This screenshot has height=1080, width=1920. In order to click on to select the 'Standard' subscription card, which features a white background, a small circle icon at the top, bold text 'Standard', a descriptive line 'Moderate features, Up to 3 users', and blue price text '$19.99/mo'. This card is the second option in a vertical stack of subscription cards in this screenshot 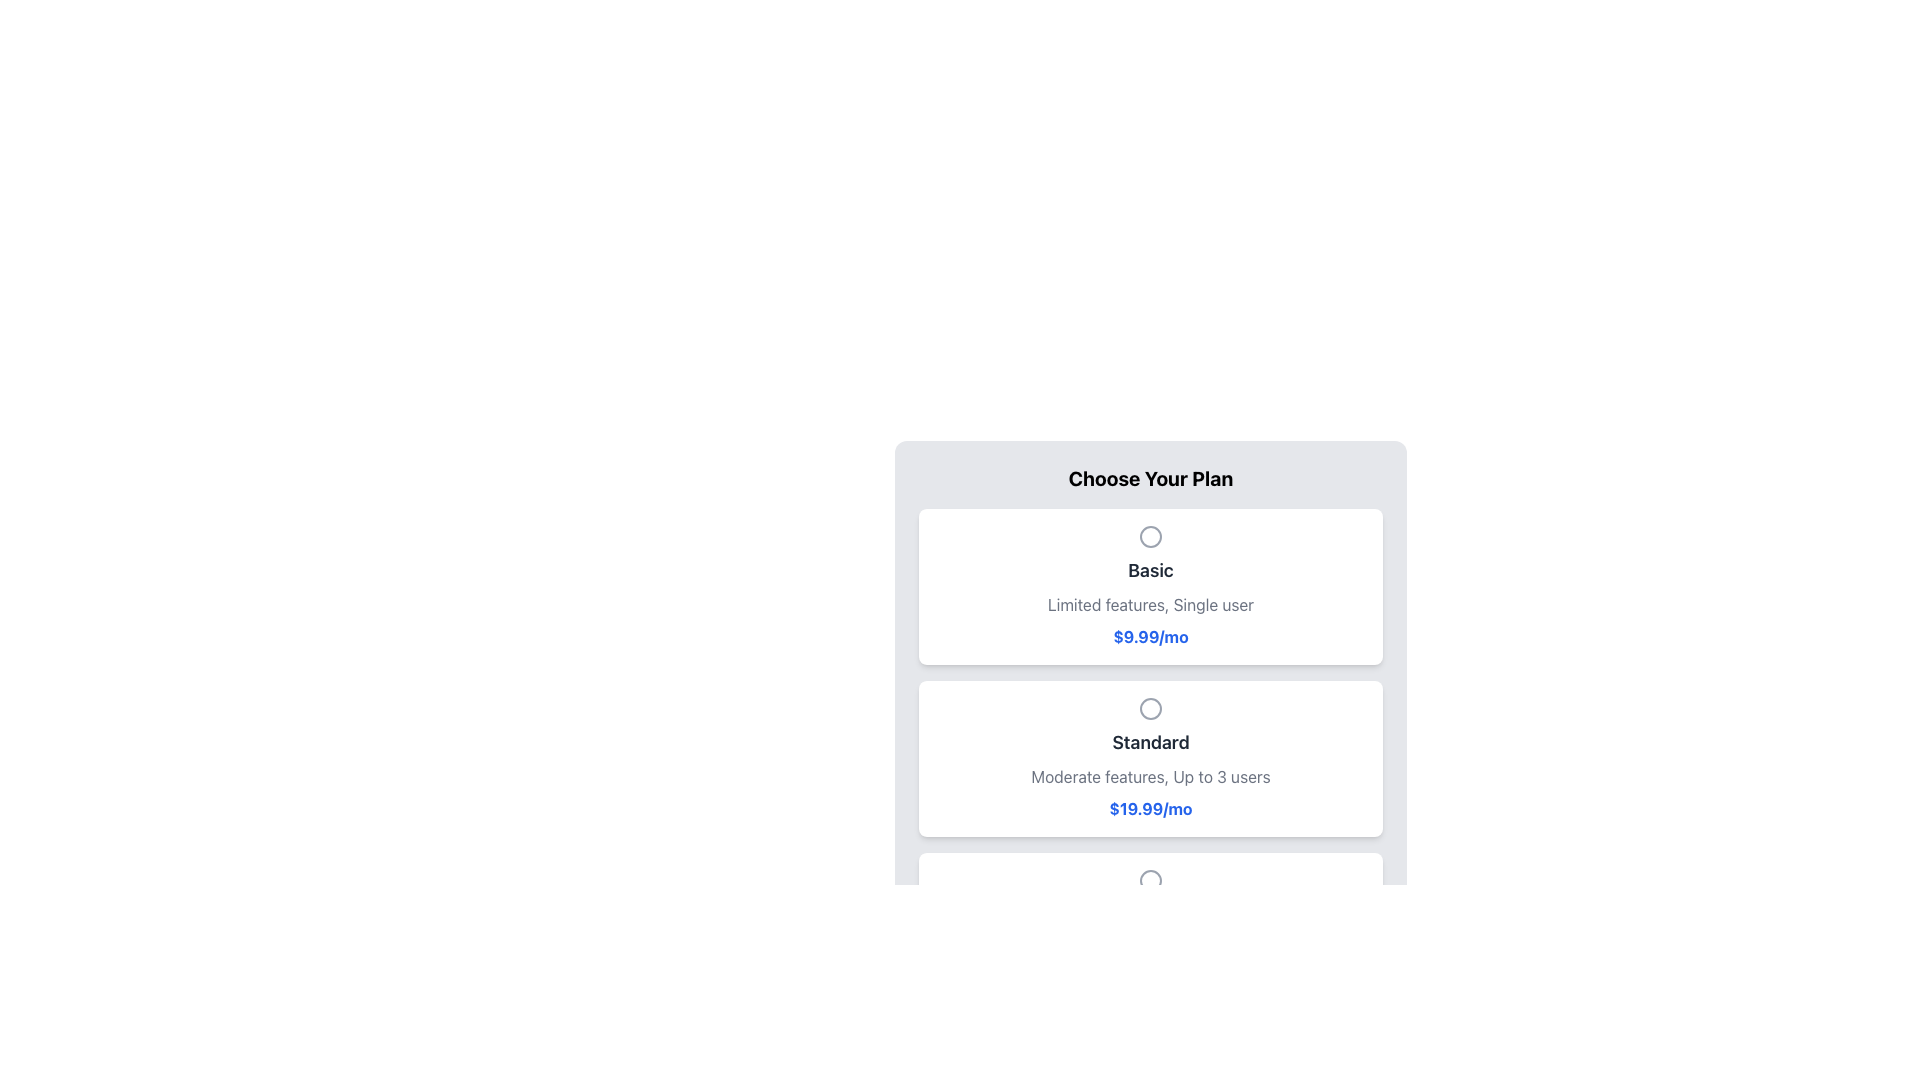, I will do `click(1151, 759)`.